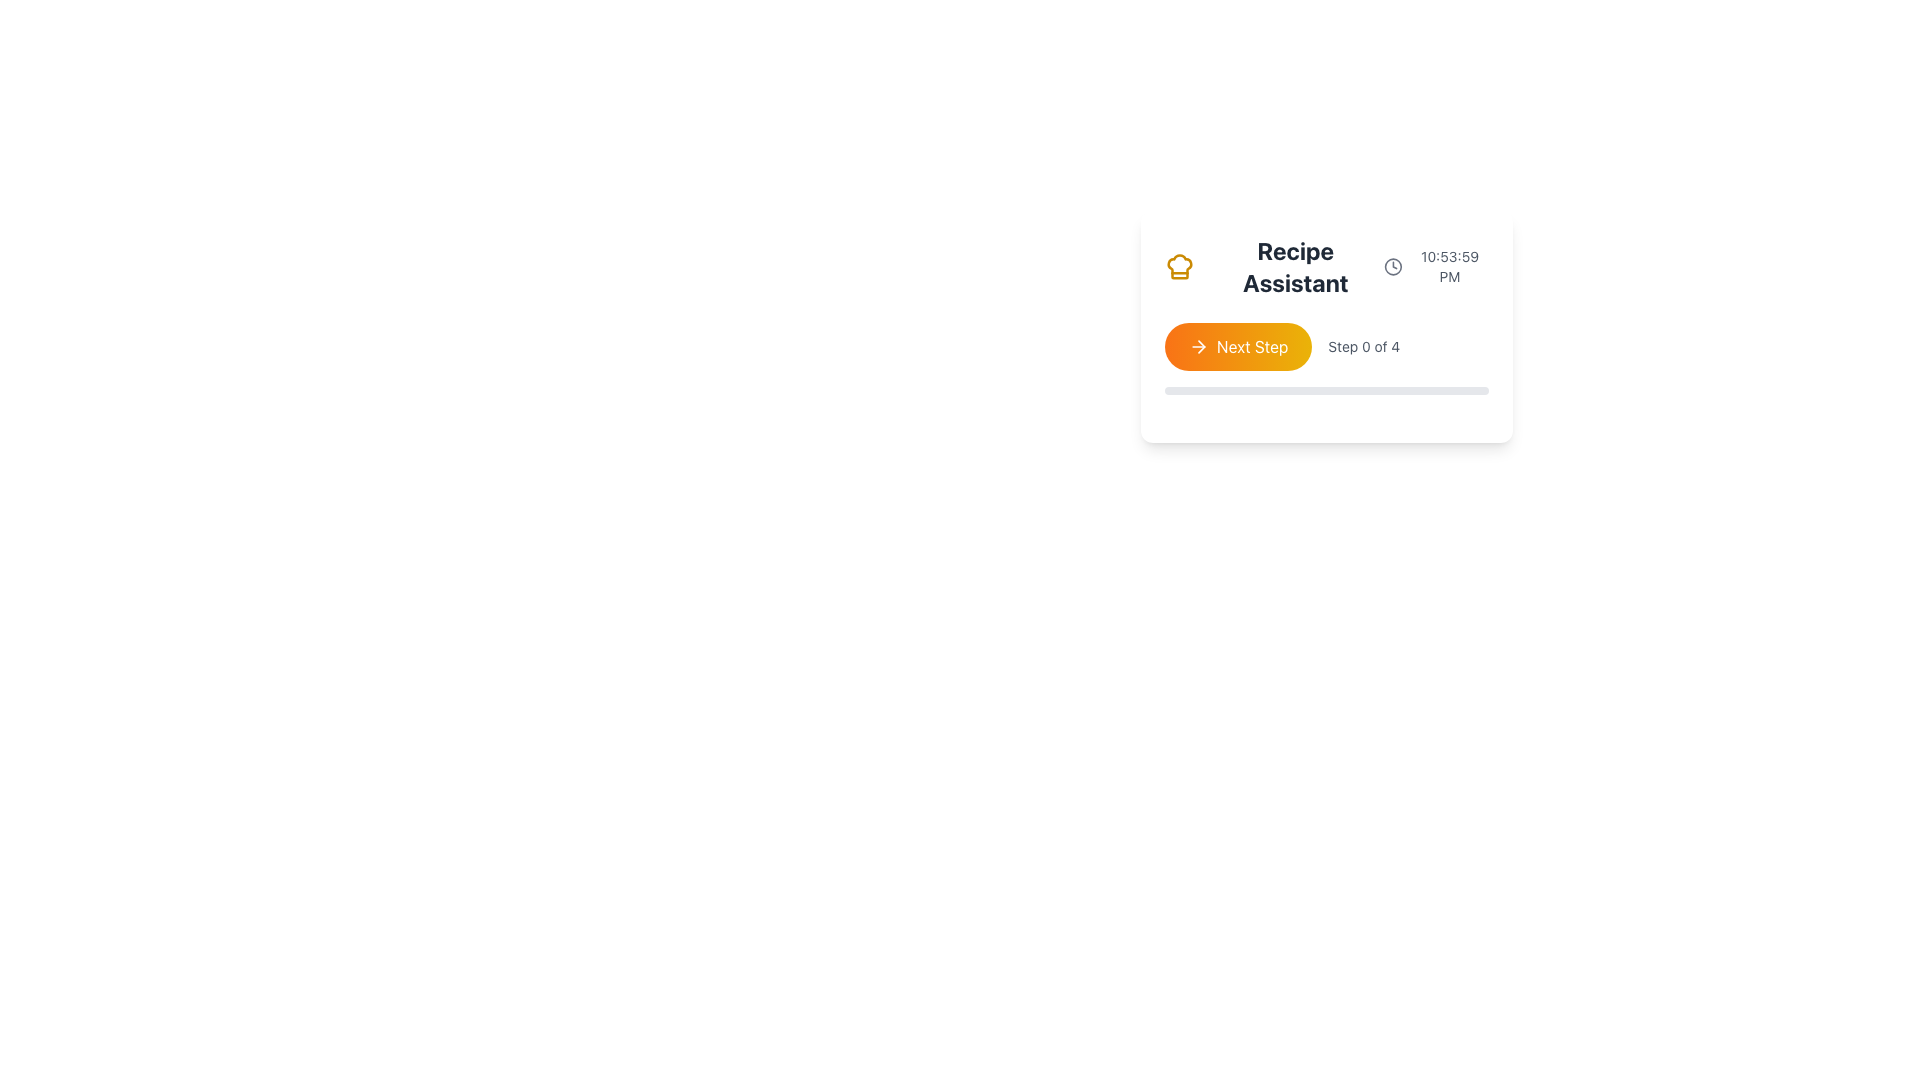 This screenshot has width=1920, height=1080. What do you see at coordinates (1326, 346) in the screenshot?
I see `the button on the 'Recipe Assistant' navigation interface to proceed to the next step` at bounding box center [1326, 346].